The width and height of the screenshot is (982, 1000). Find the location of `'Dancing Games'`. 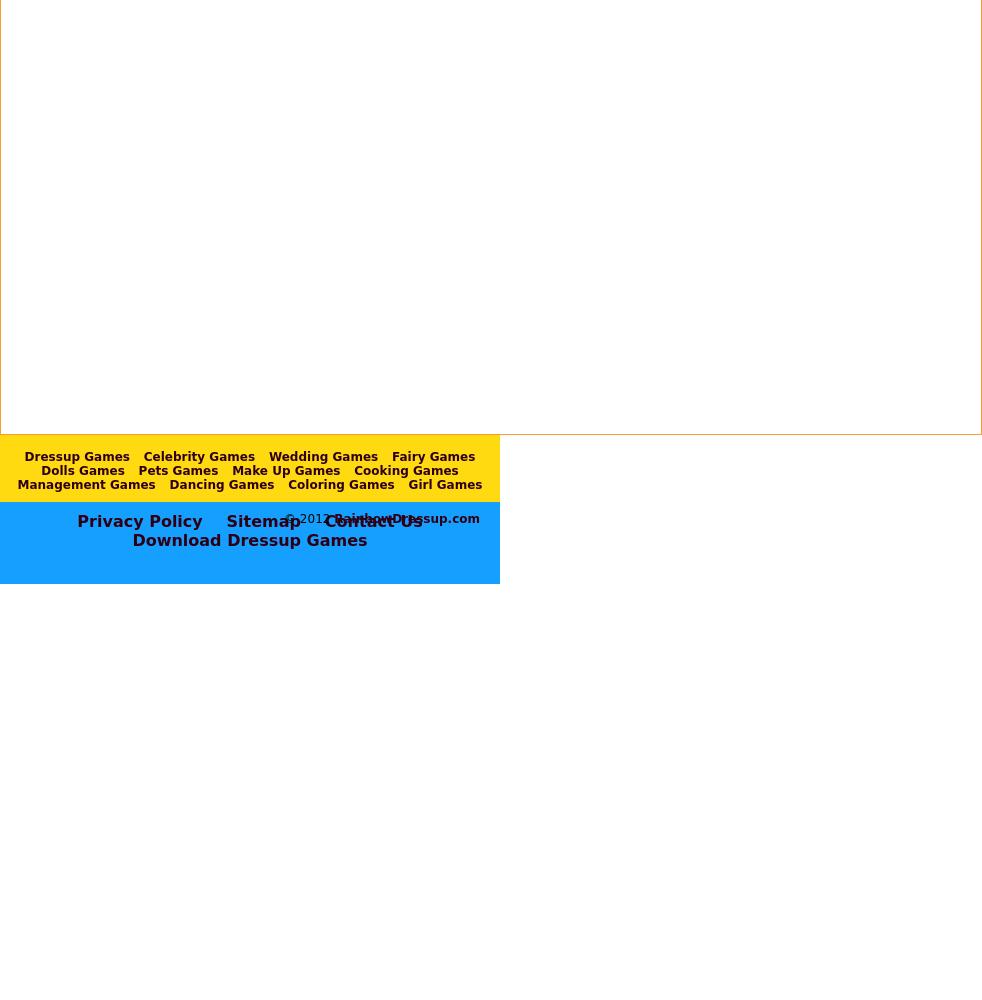

'Dancing Games' is located at coordinates (220, 483).